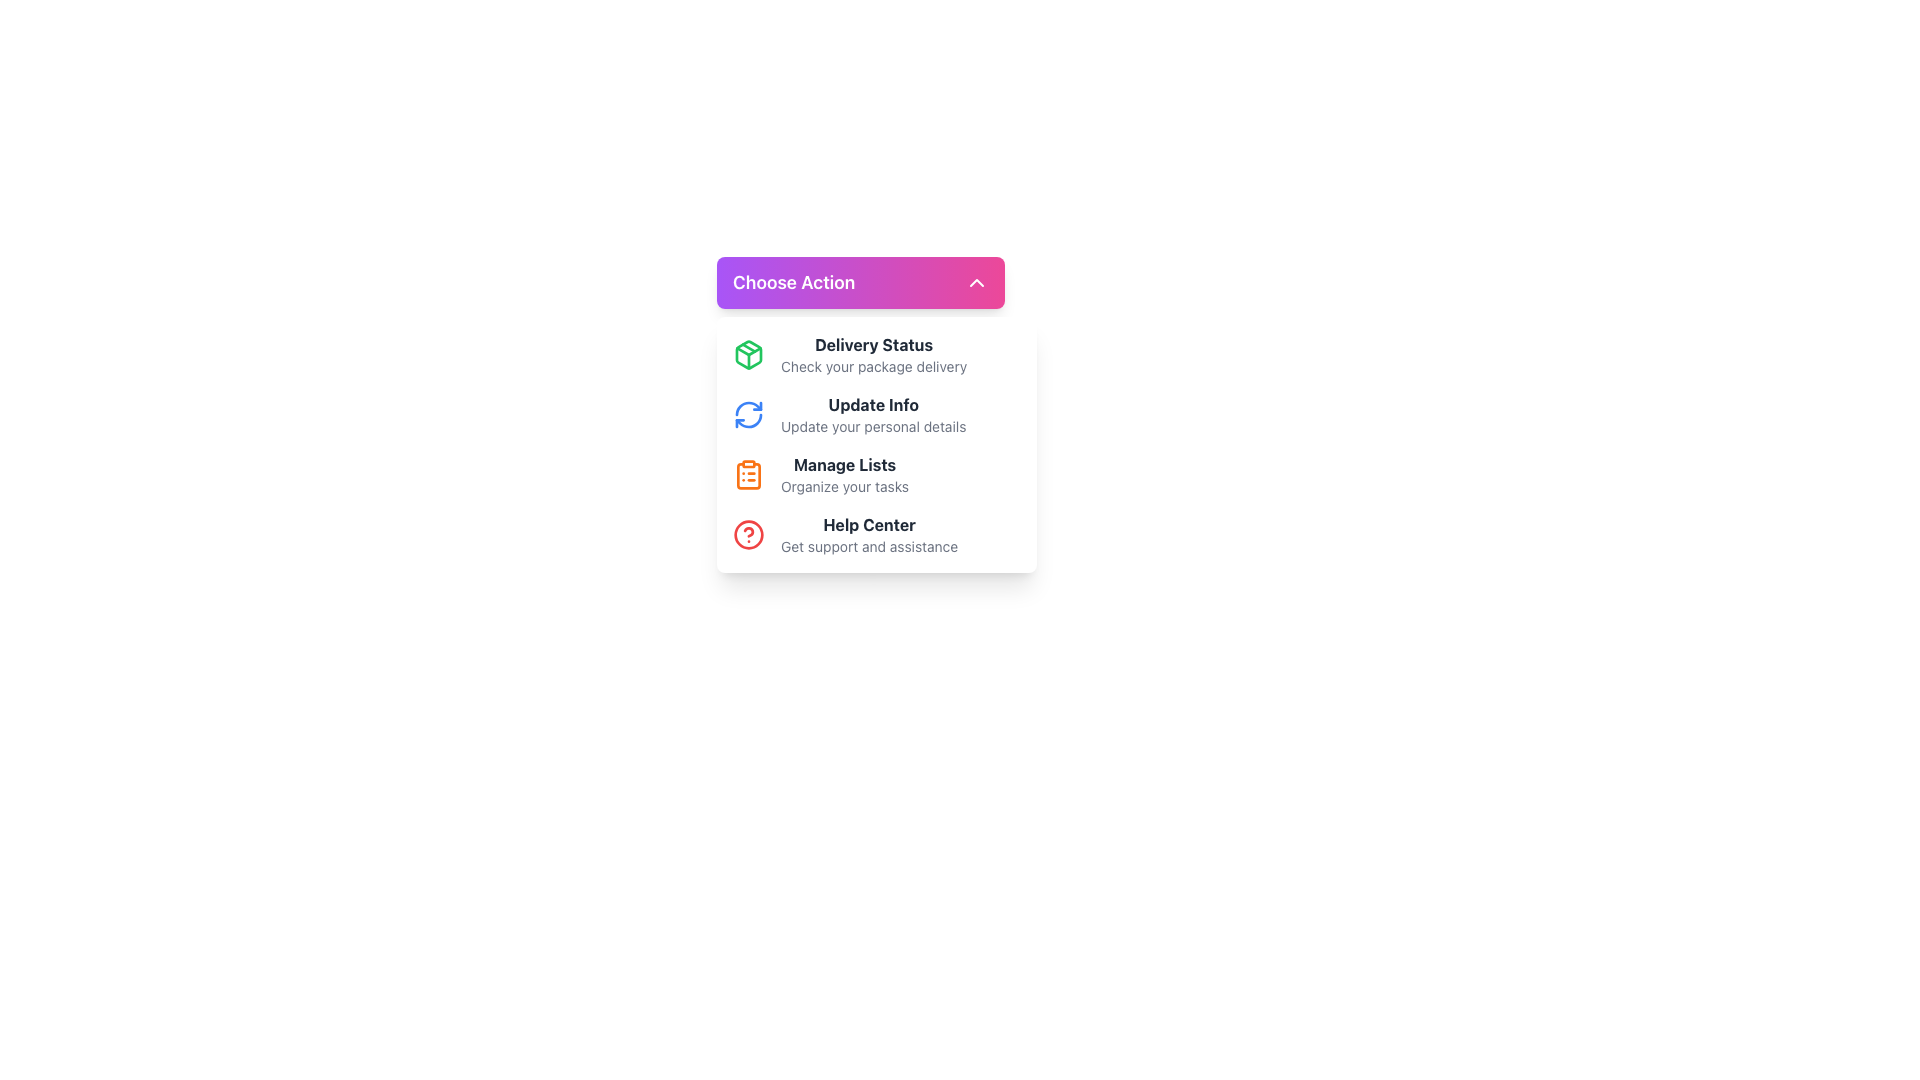  I want to click on informational text block titled 'Delivery Status' which provides a description about checking package delivery, located in the top section of the options list to the right of the green package icon, so click(874, 353).